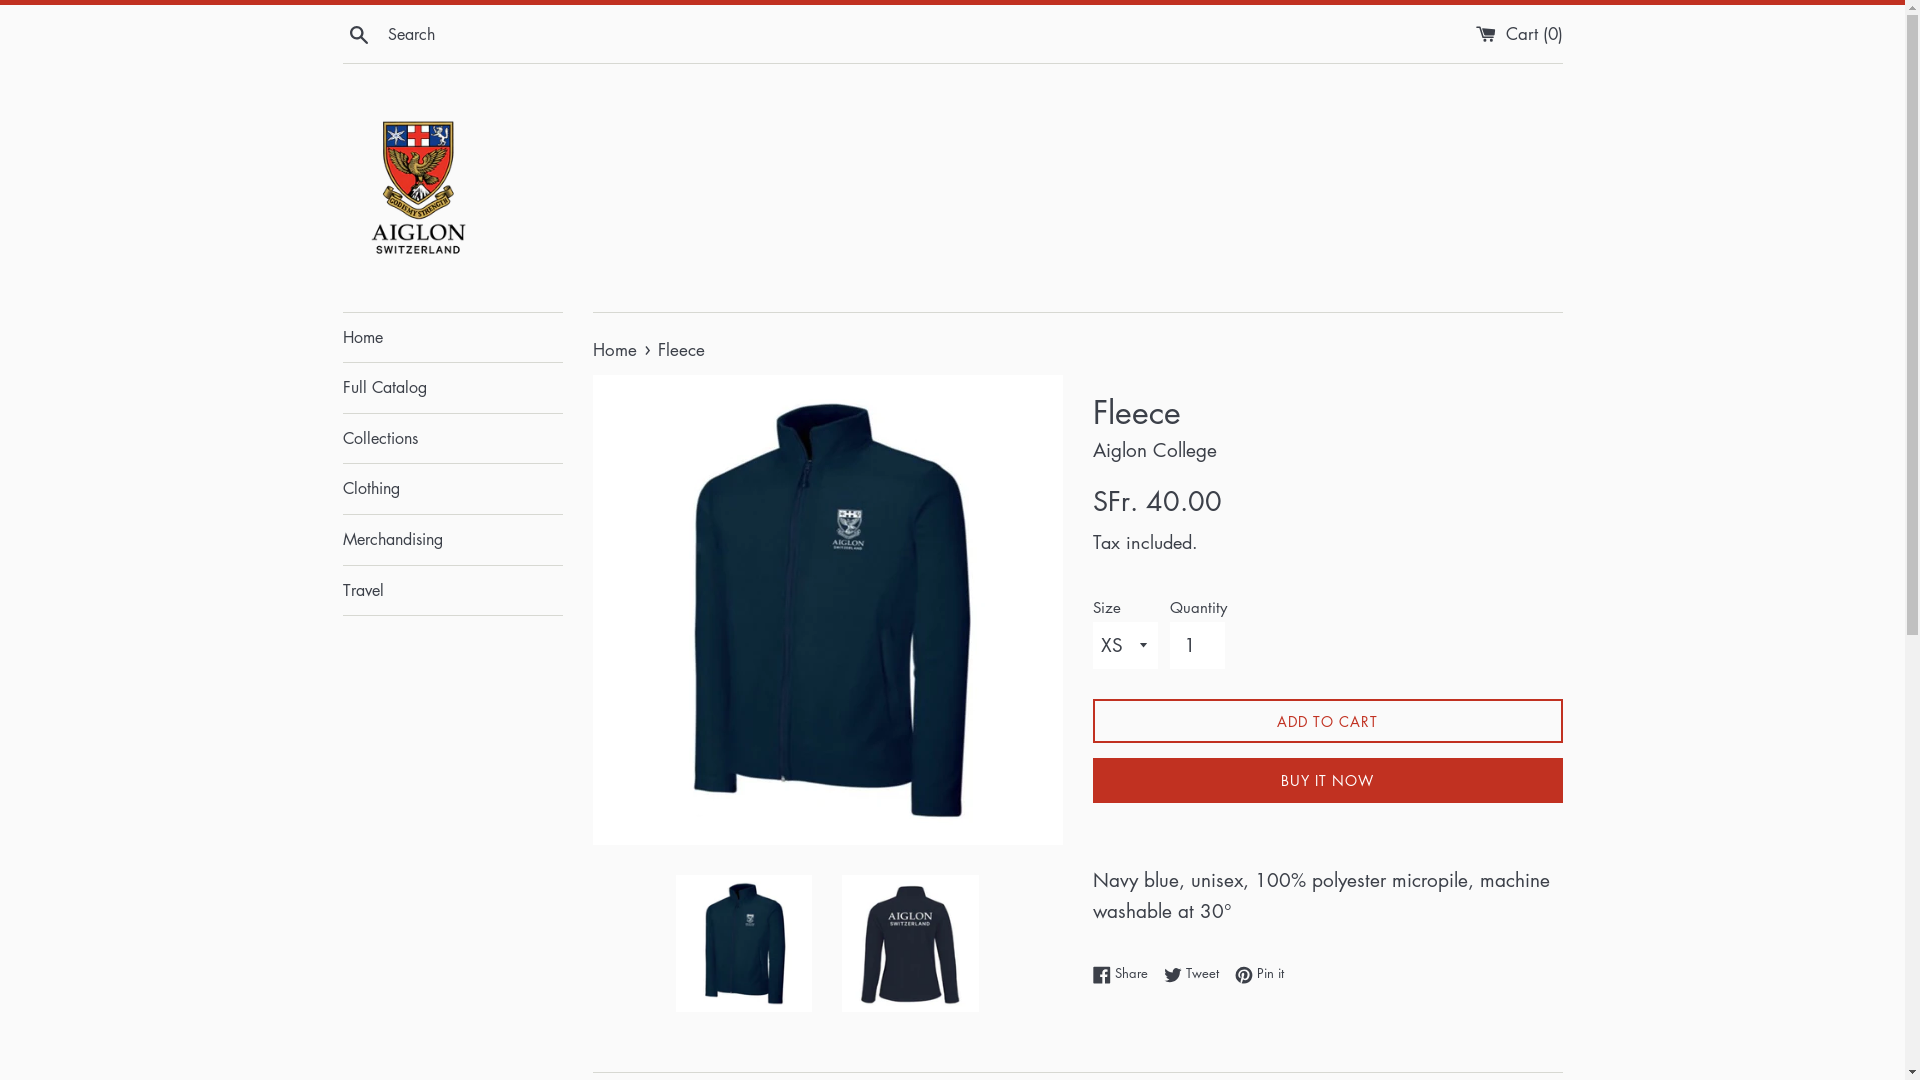  What do you see at coordinates (1257, 971) in the screenshot?
I see `'Pin it` at bounding box center [1257, 971].